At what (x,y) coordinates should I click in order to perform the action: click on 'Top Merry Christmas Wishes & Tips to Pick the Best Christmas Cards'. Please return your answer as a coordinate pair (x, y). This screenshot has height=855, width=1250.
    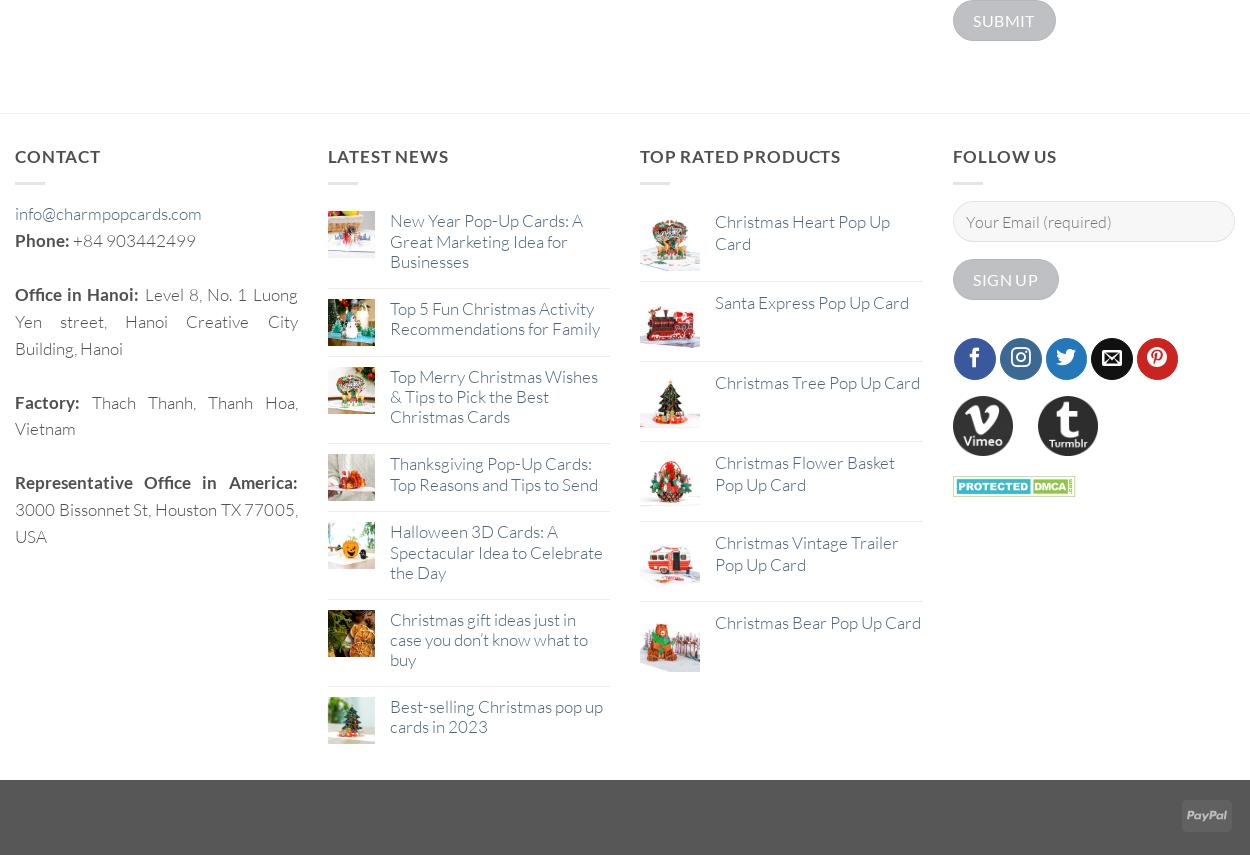
    Looking at the image, I should click on (491, 396).